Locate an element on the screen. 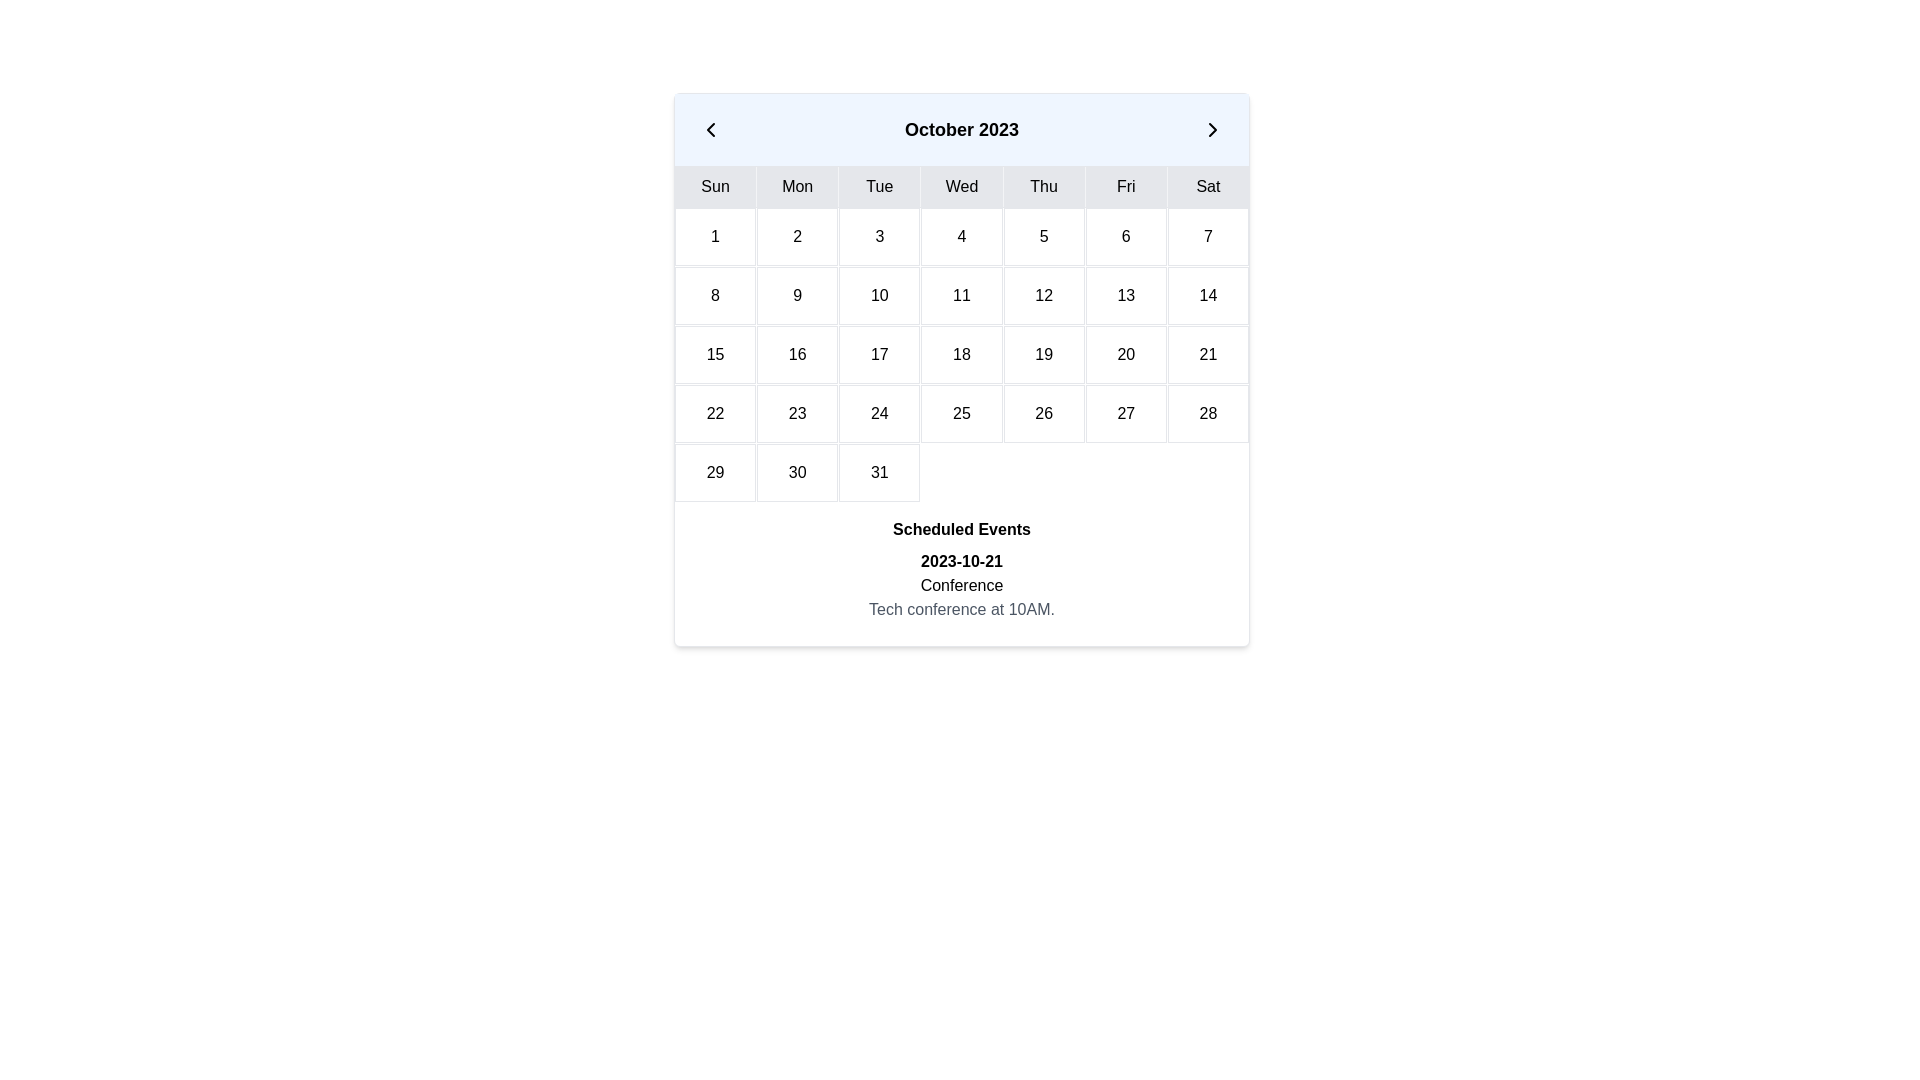 The width and height of the screenshot is (1920, 1080). the grid cell displaying the number '25' in a bold black font, located in the fifth row and fourth column of the grid is located at coordinates (961, 412).